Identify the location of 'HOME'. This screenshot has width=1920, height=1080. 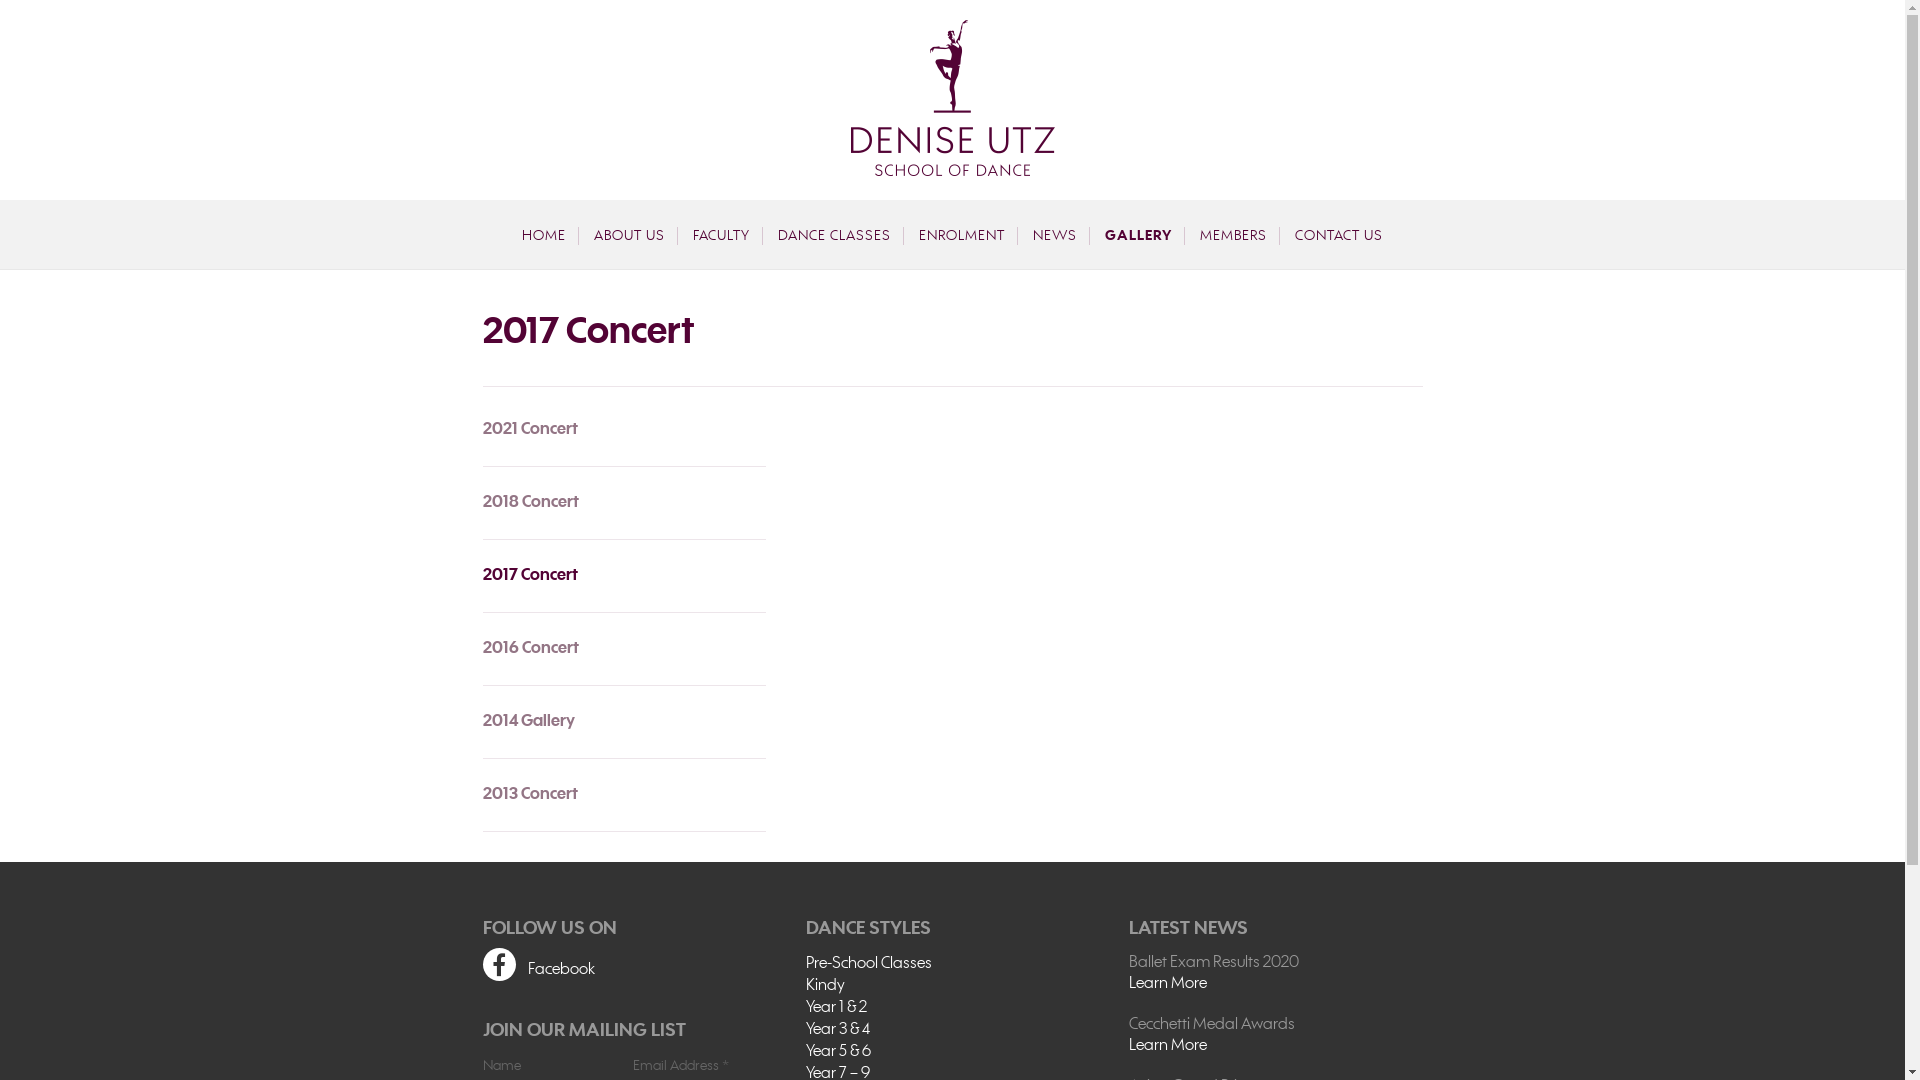
(509, 234).